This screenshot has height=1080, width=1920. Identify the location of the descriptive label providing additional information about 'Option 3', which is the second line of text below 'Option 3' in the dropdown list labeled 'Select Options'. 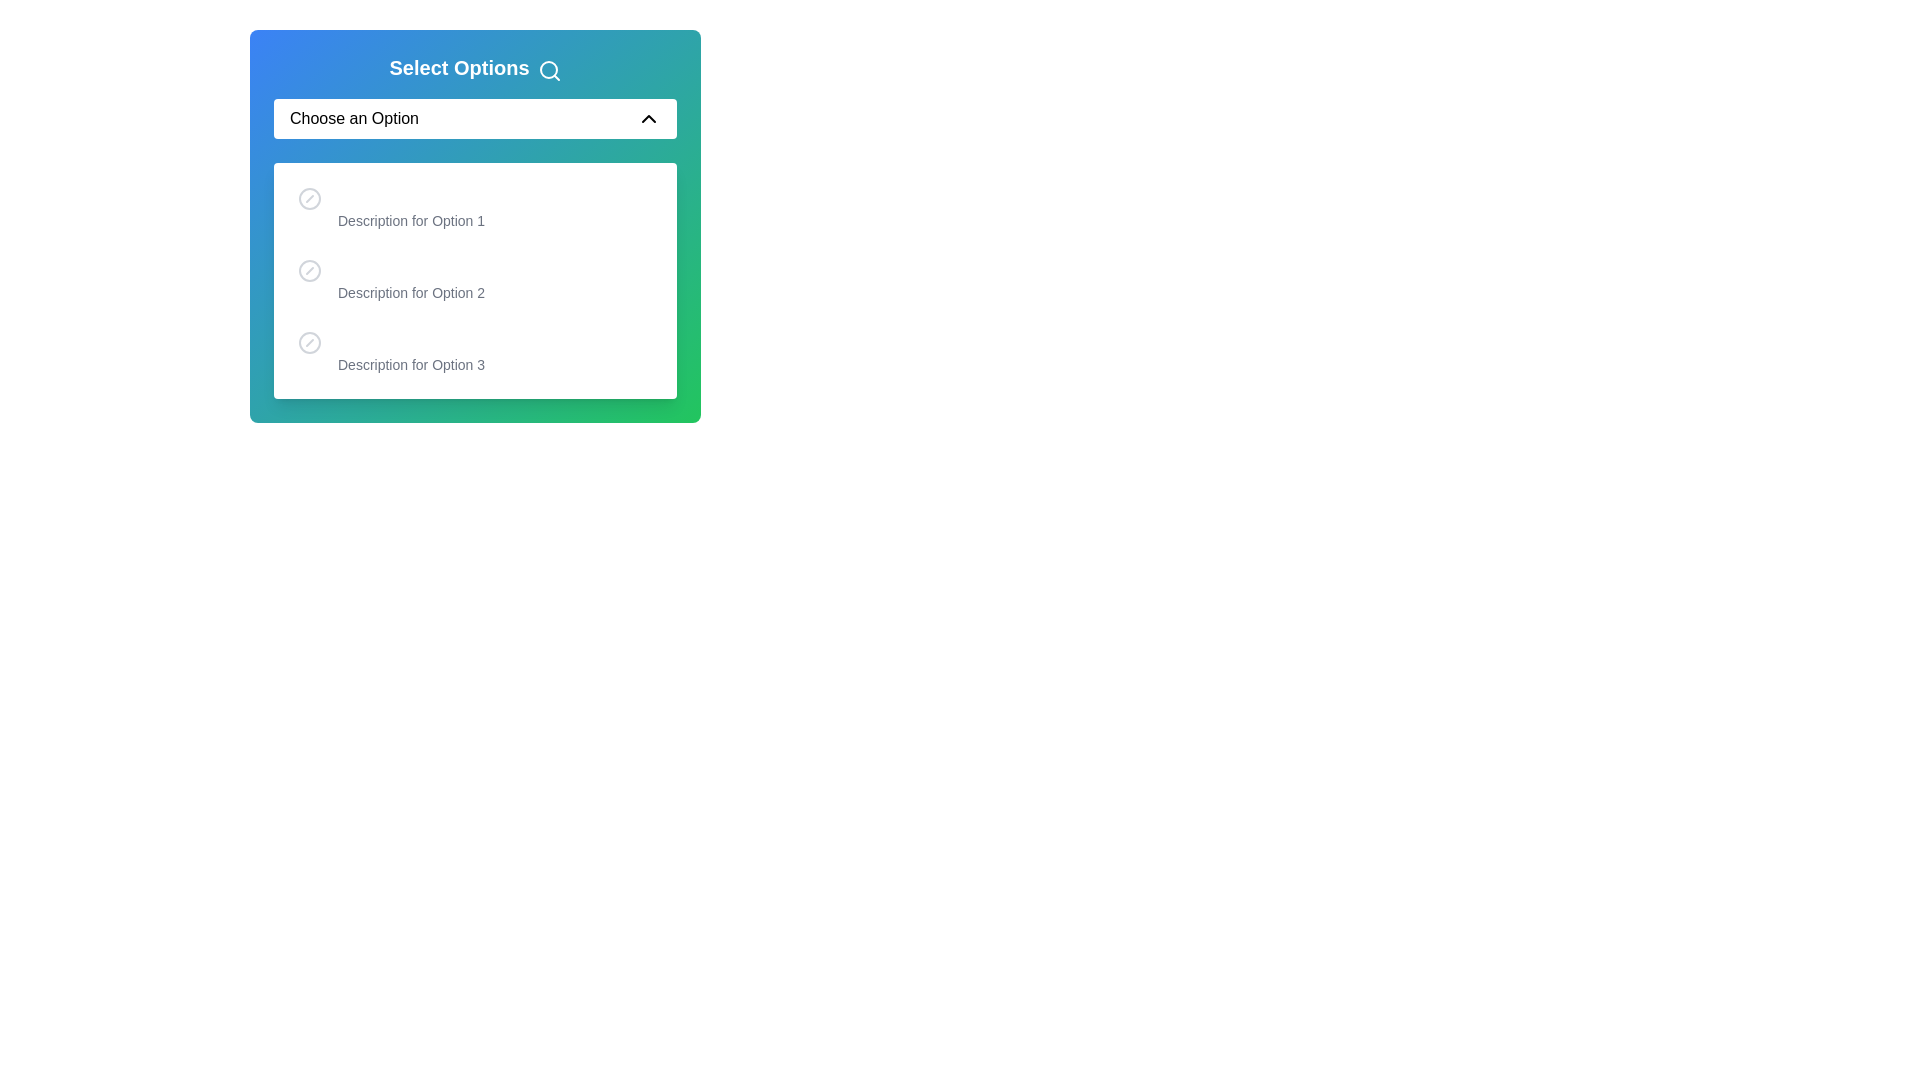
(410, 364).